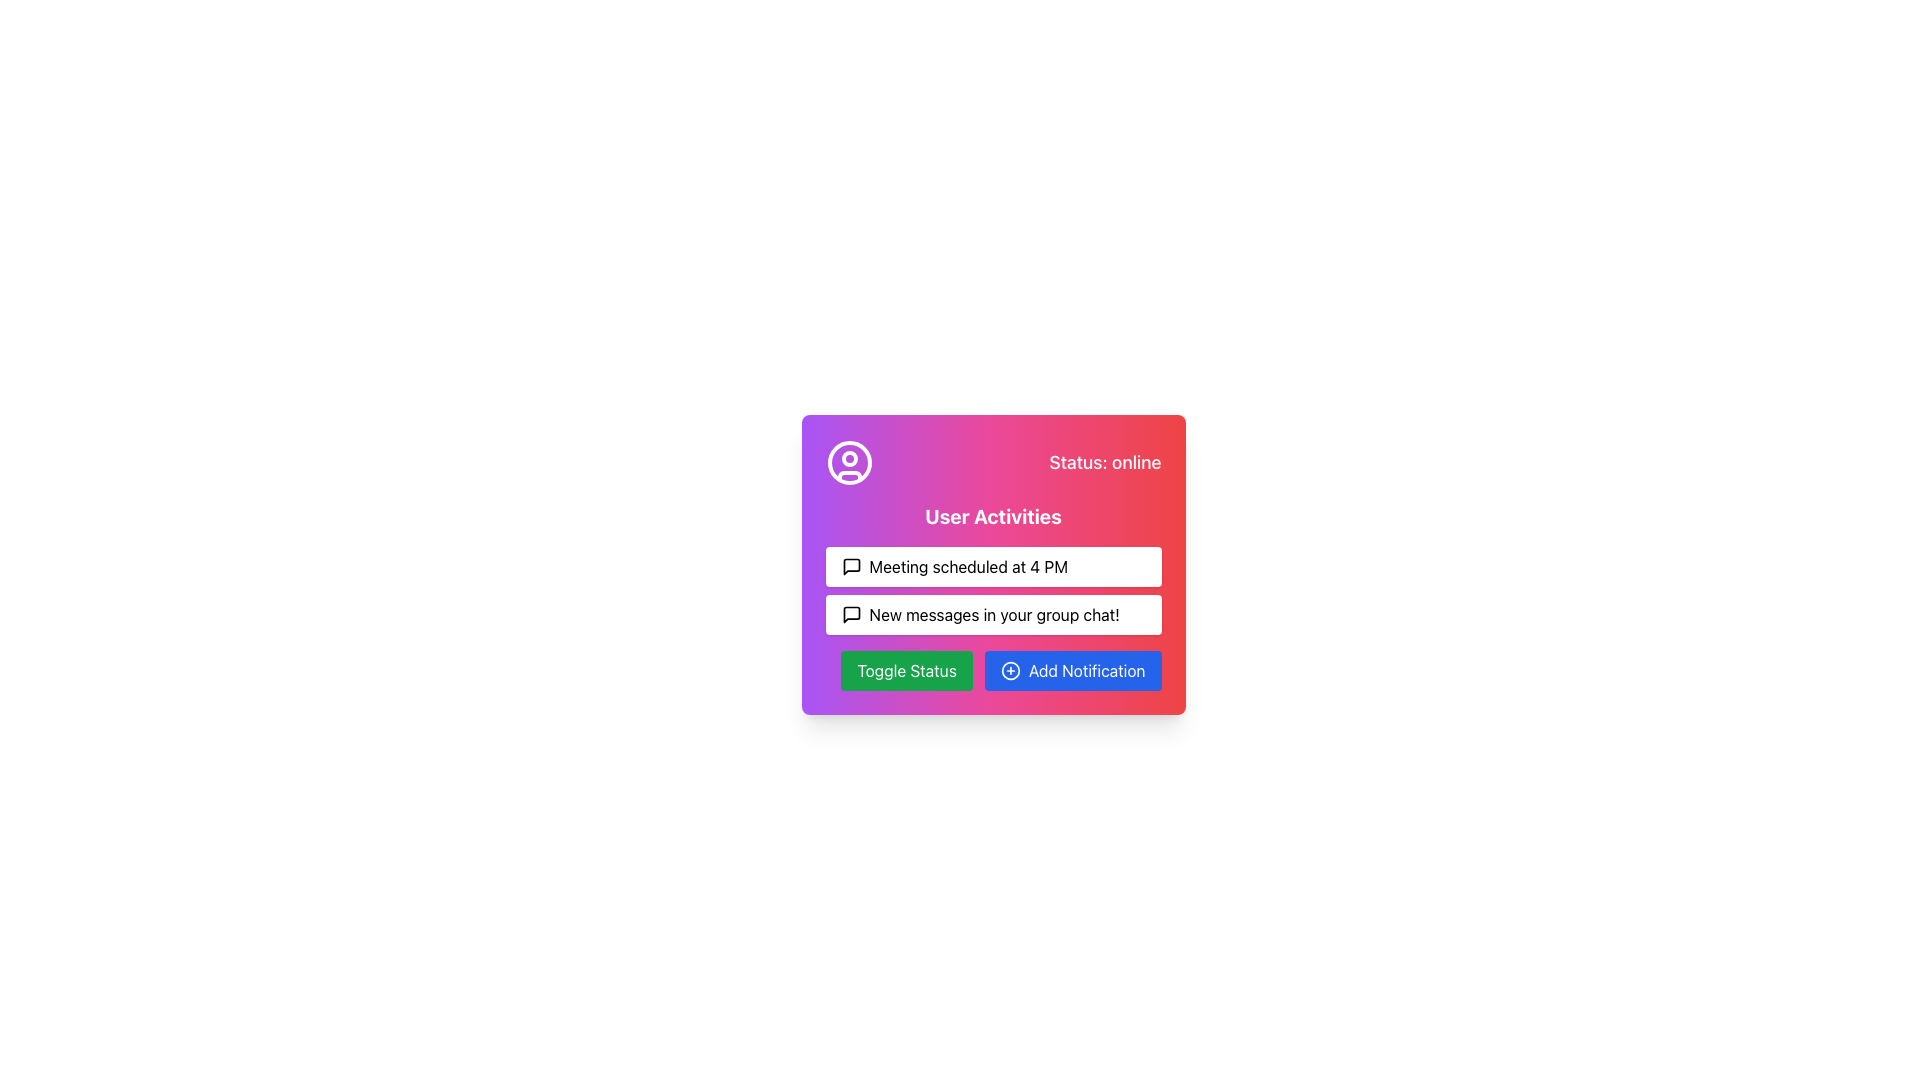  I want to click on the circular decorative element located at the center of the avatar icon on the 'User Activities' card, so click(849, 459).